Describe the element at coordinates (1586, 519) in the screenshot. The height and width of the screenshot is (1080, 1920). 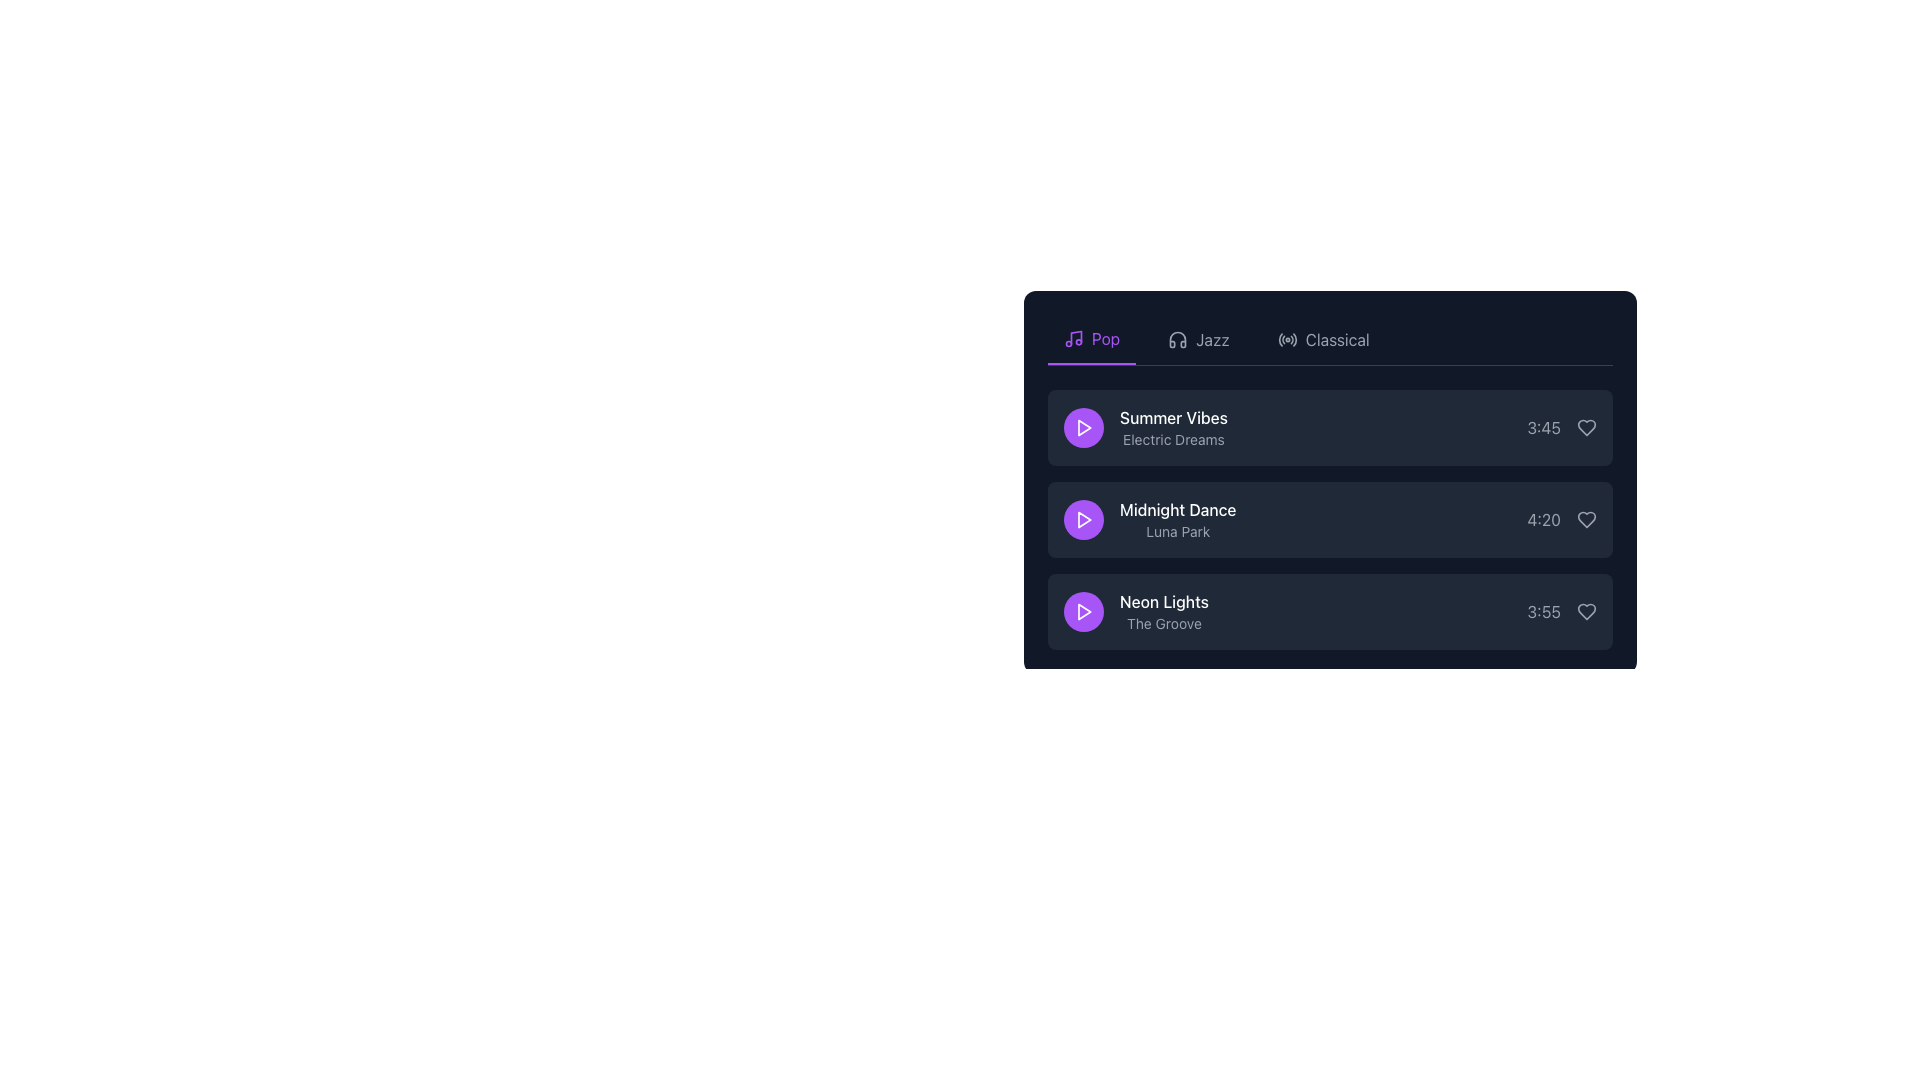
I see `the heart icon button to mark the item 'Midnight Dance' as favorite` at that location.